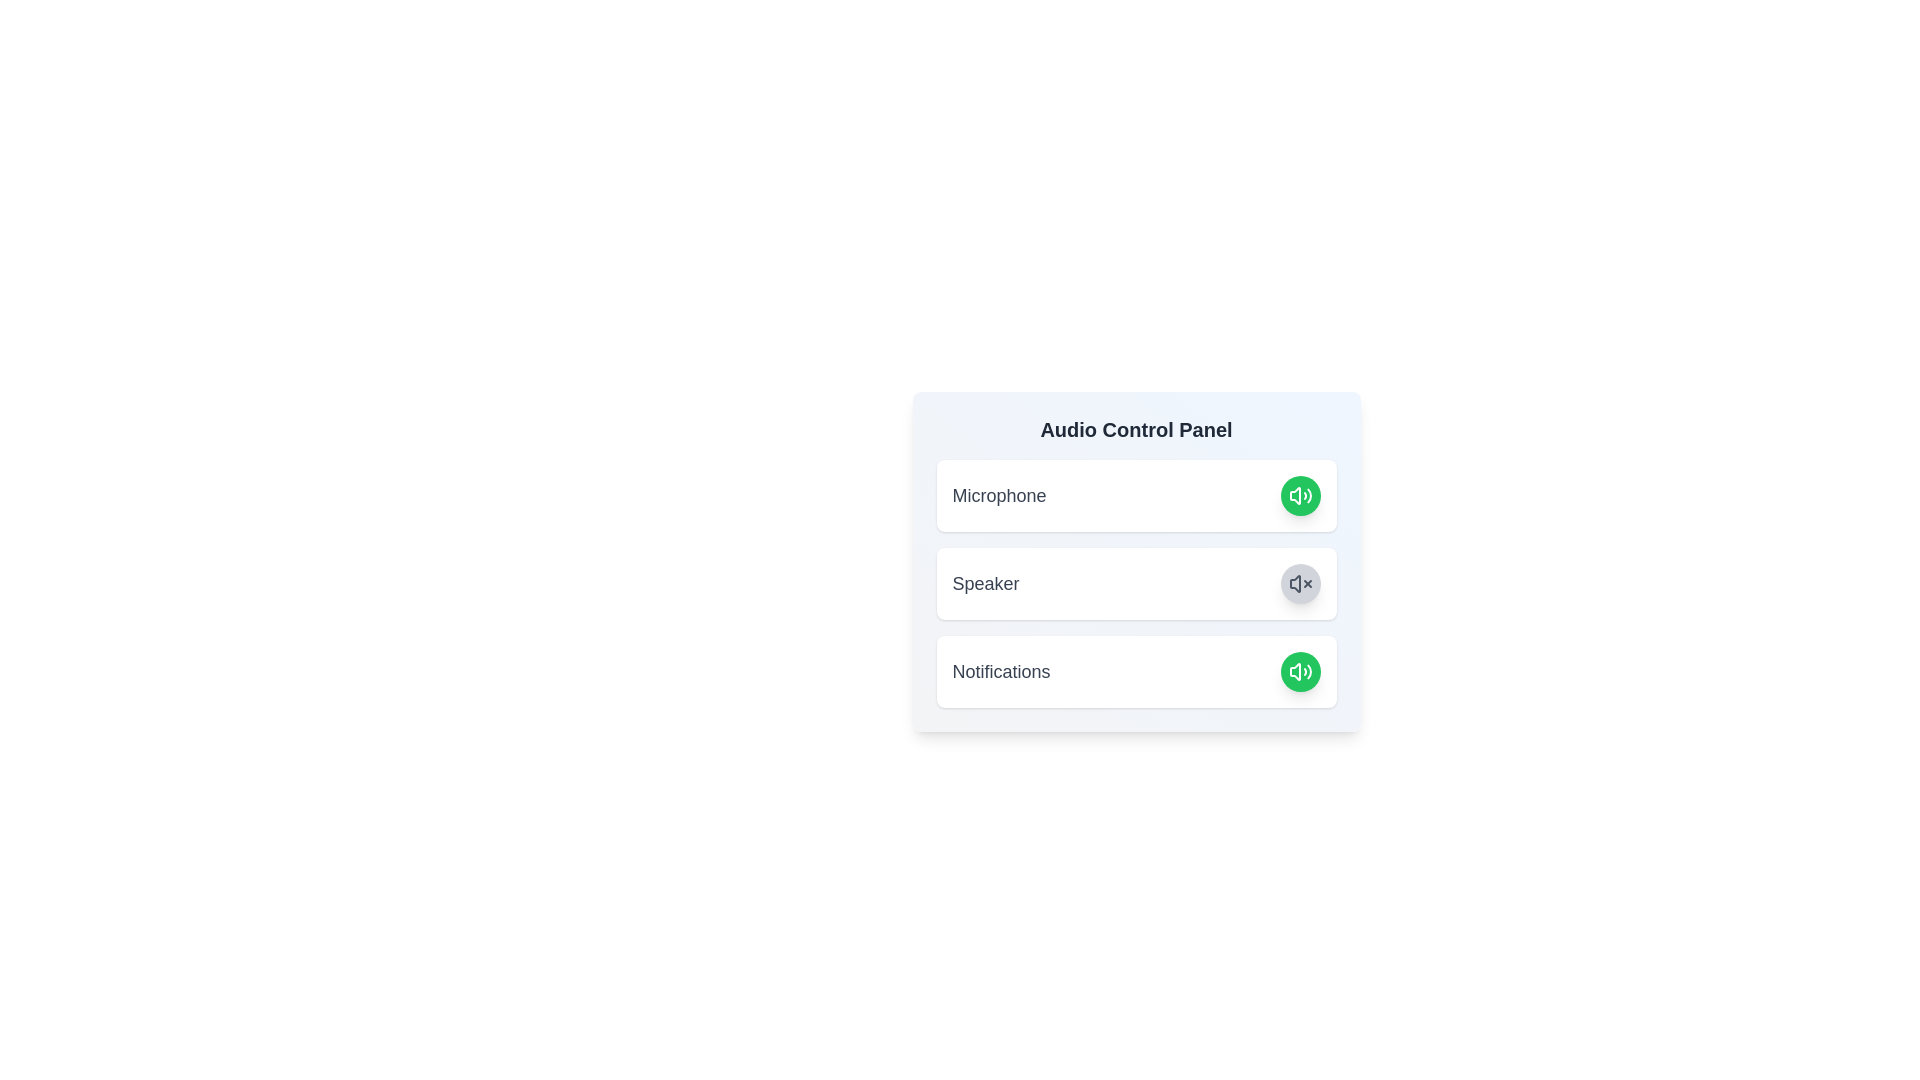  Describe the element at coordinates (1300, 583) in the screenshot. I see `the circular mute button located in the 'Speaker' section of the 'Audio Control Panel'` at that location.